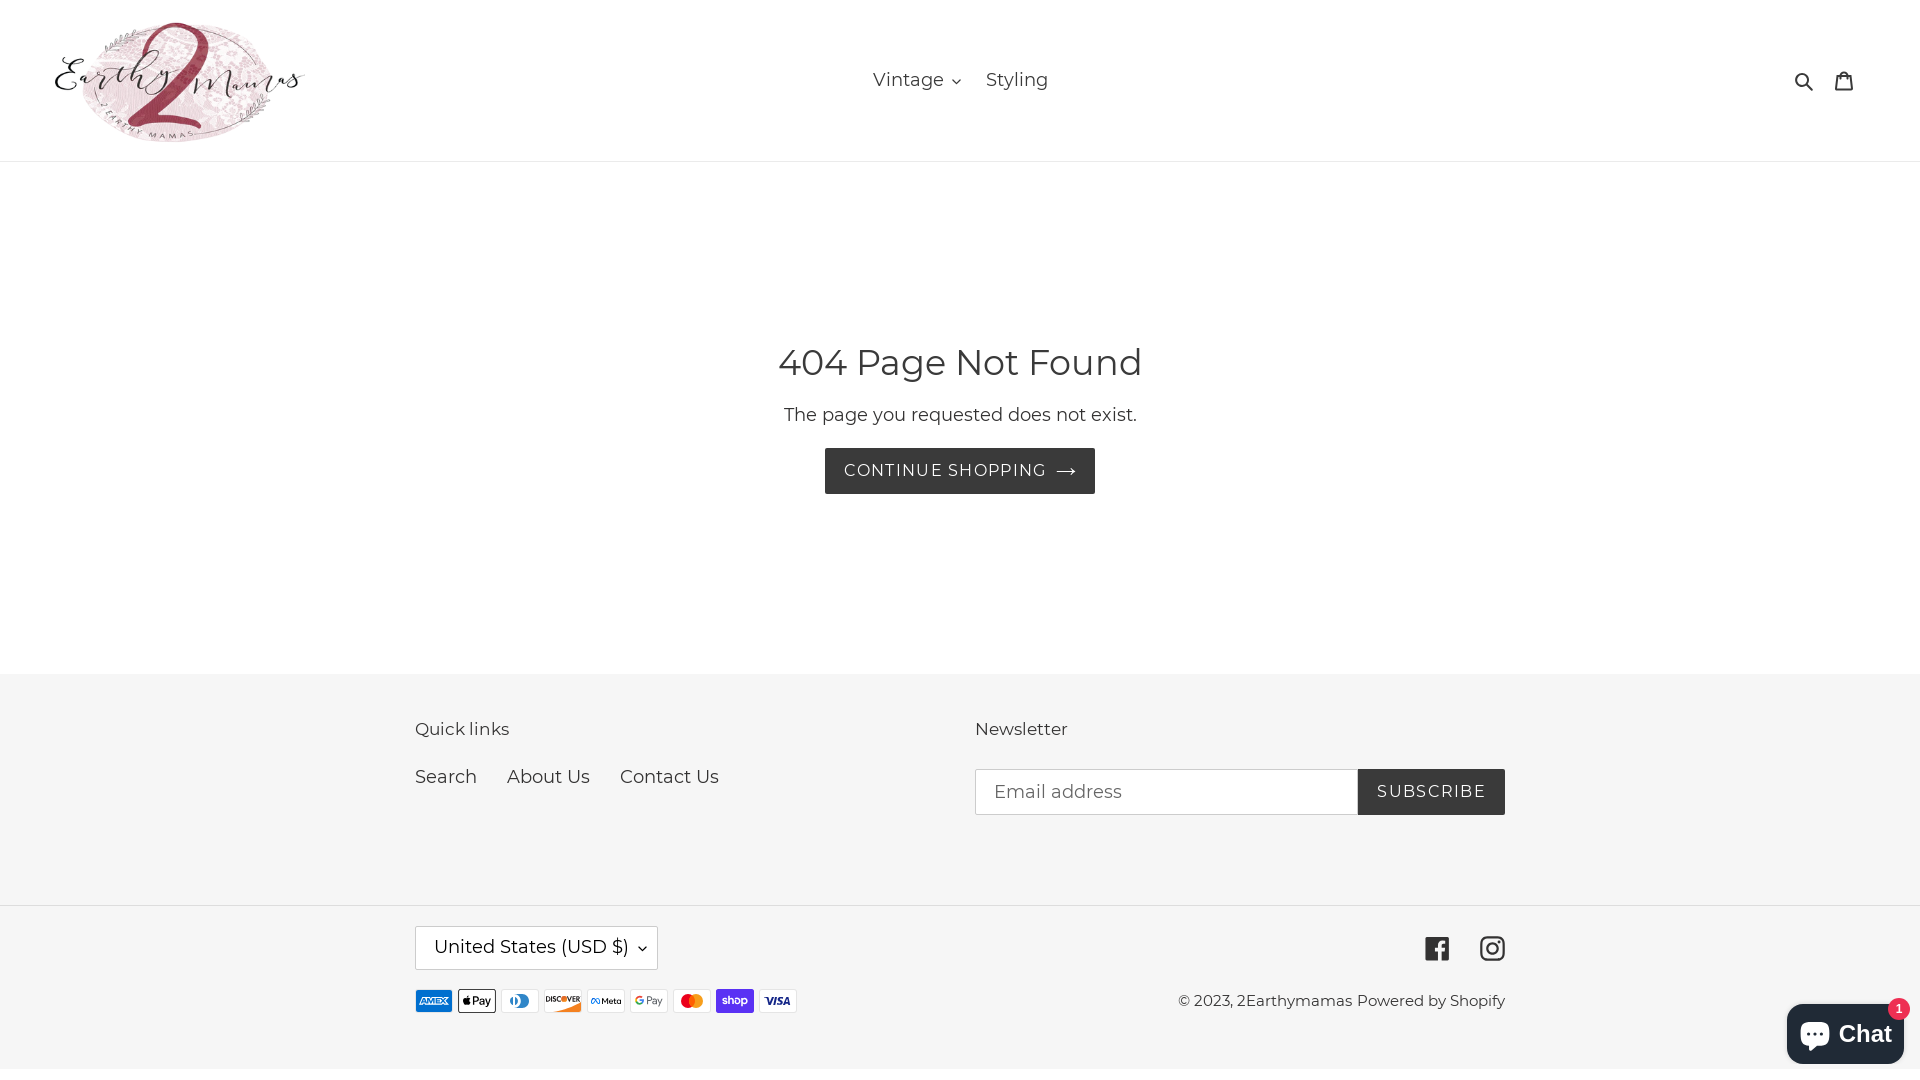 This screenshot has width=1920, height=1080. What do you see at coordinates (1842, 79) in the screenshot?
I see `'Cart'` at bounding box center [1842, 79].